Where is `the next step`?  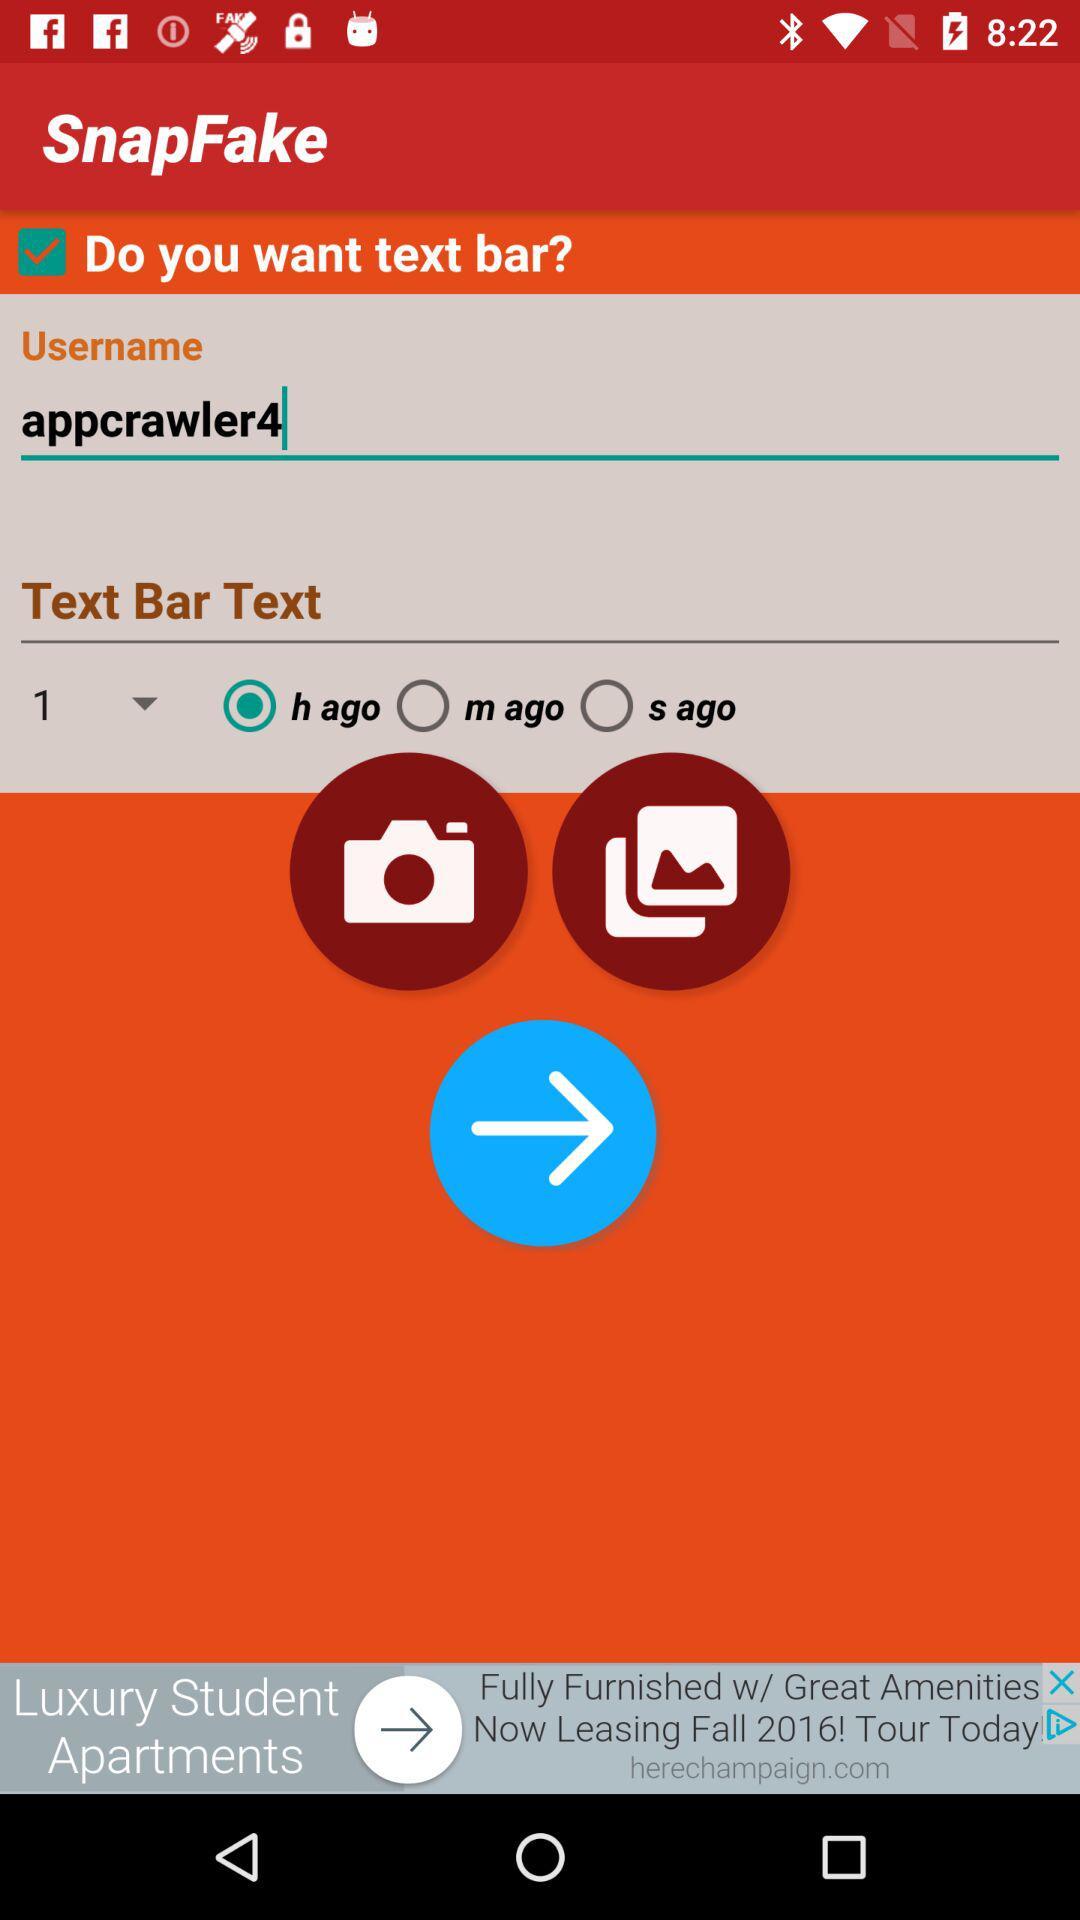 the next step is located at coordinates (538, 1127).